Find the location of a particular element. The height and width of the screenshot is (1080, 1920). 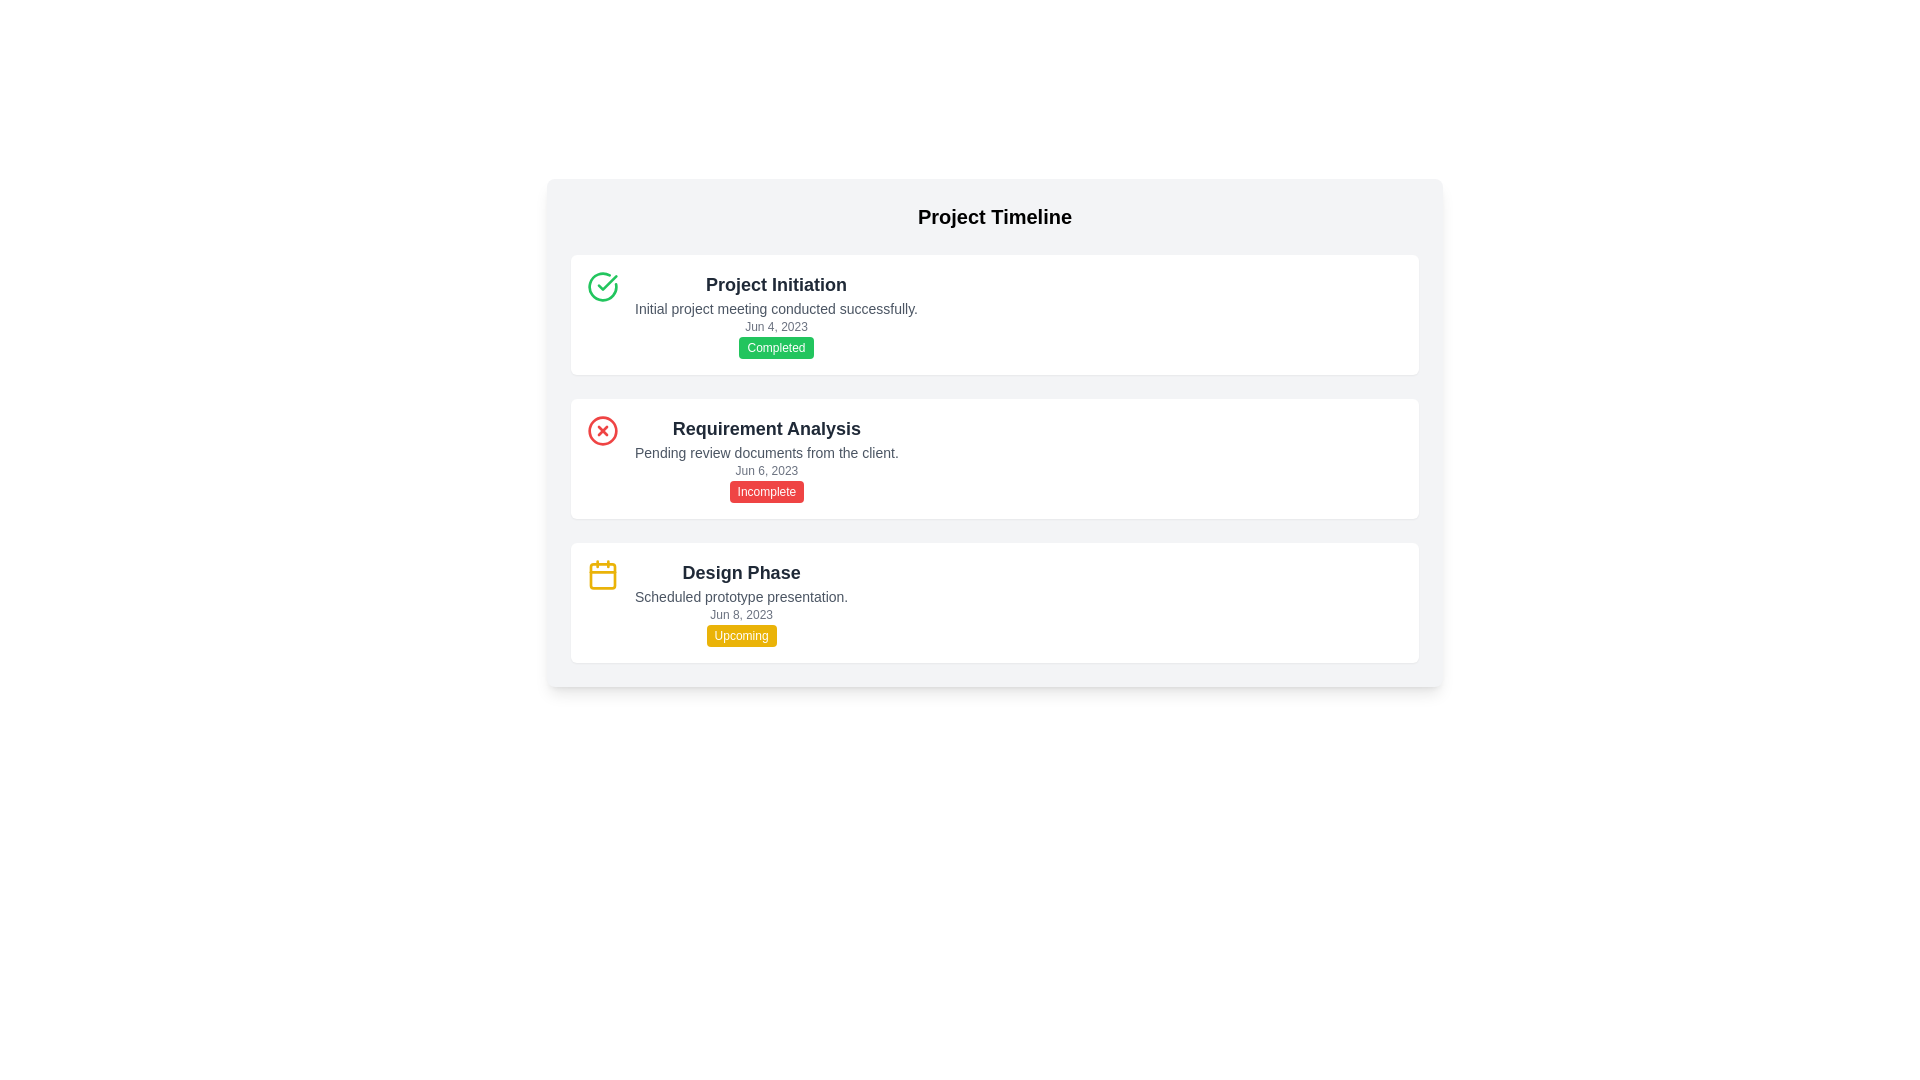

the graphical decorative element within the calendar icon, which is the third icon in the vertical timeline list to the right of the 'Design Phase' text box is located at coordinates (602, 575).